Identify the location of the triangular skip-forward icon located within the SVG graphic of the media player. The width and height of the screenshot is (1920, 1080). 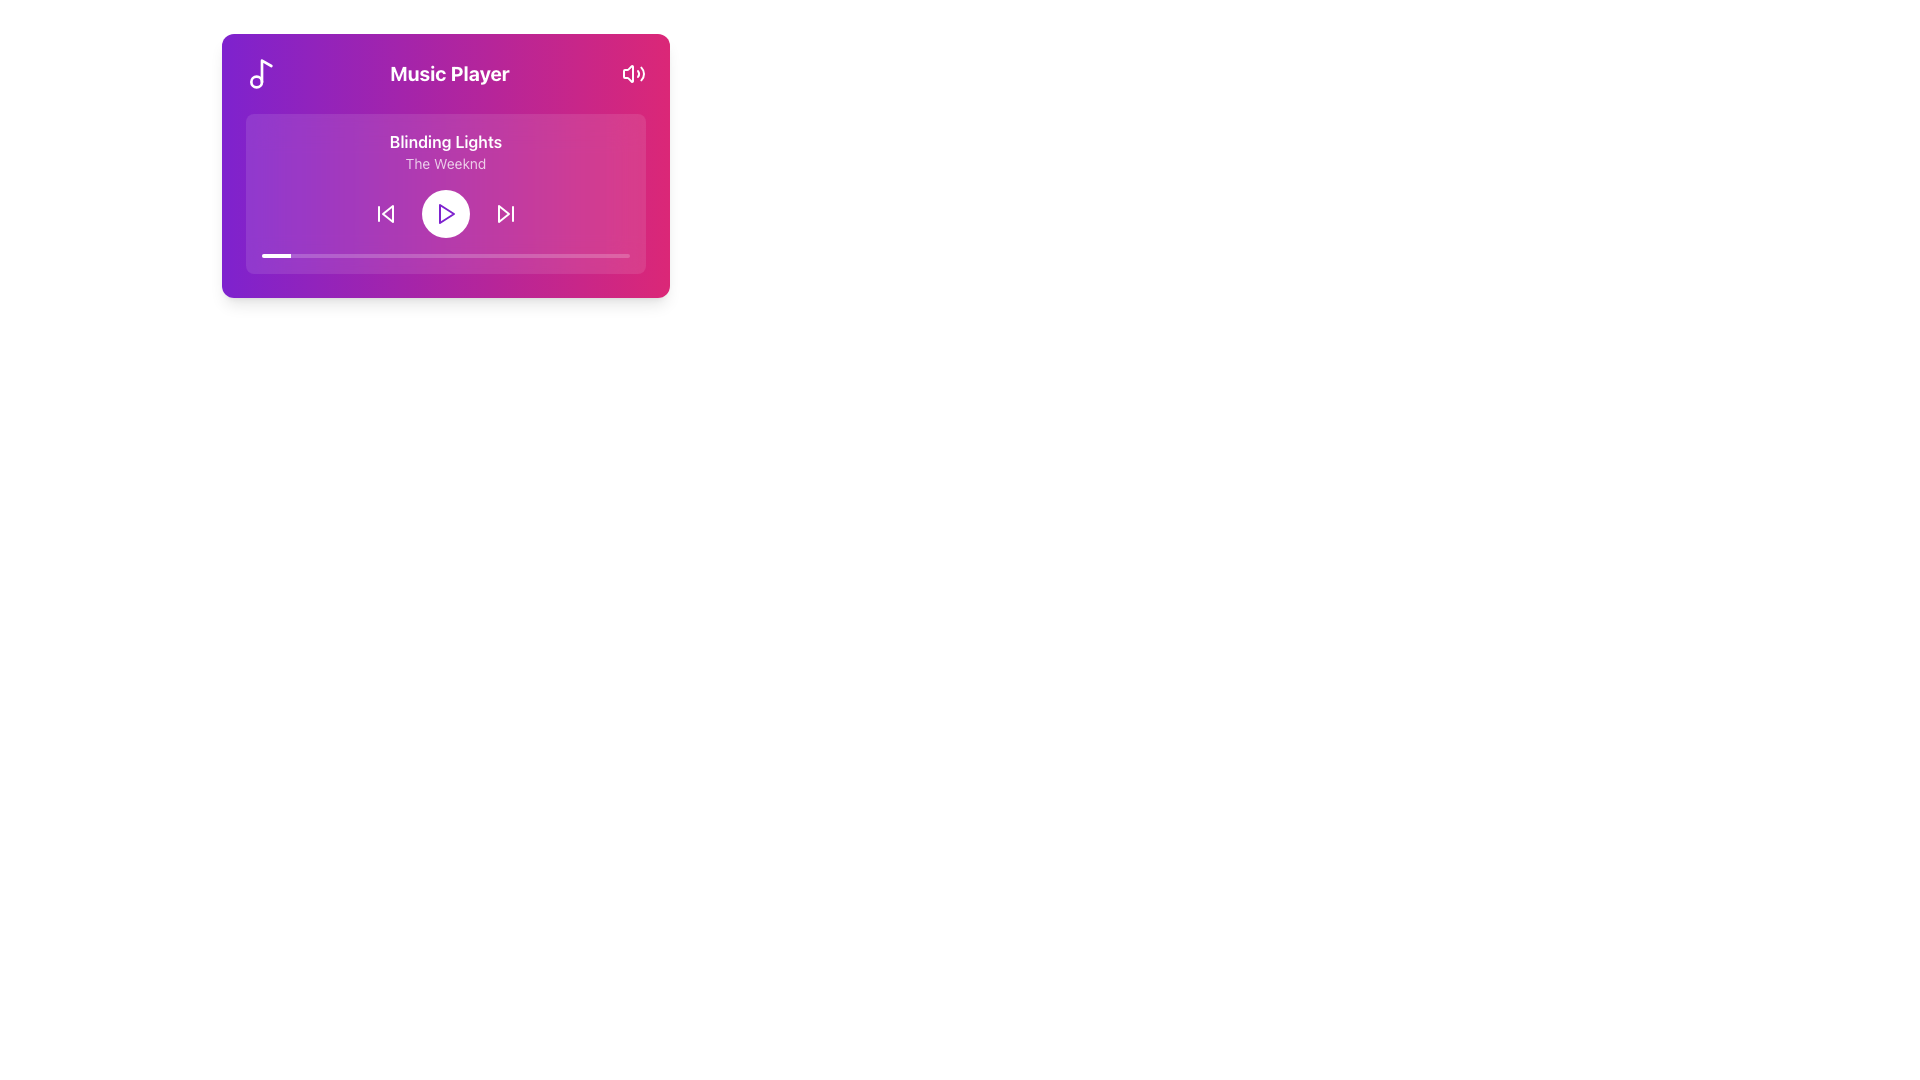
(504, 213).